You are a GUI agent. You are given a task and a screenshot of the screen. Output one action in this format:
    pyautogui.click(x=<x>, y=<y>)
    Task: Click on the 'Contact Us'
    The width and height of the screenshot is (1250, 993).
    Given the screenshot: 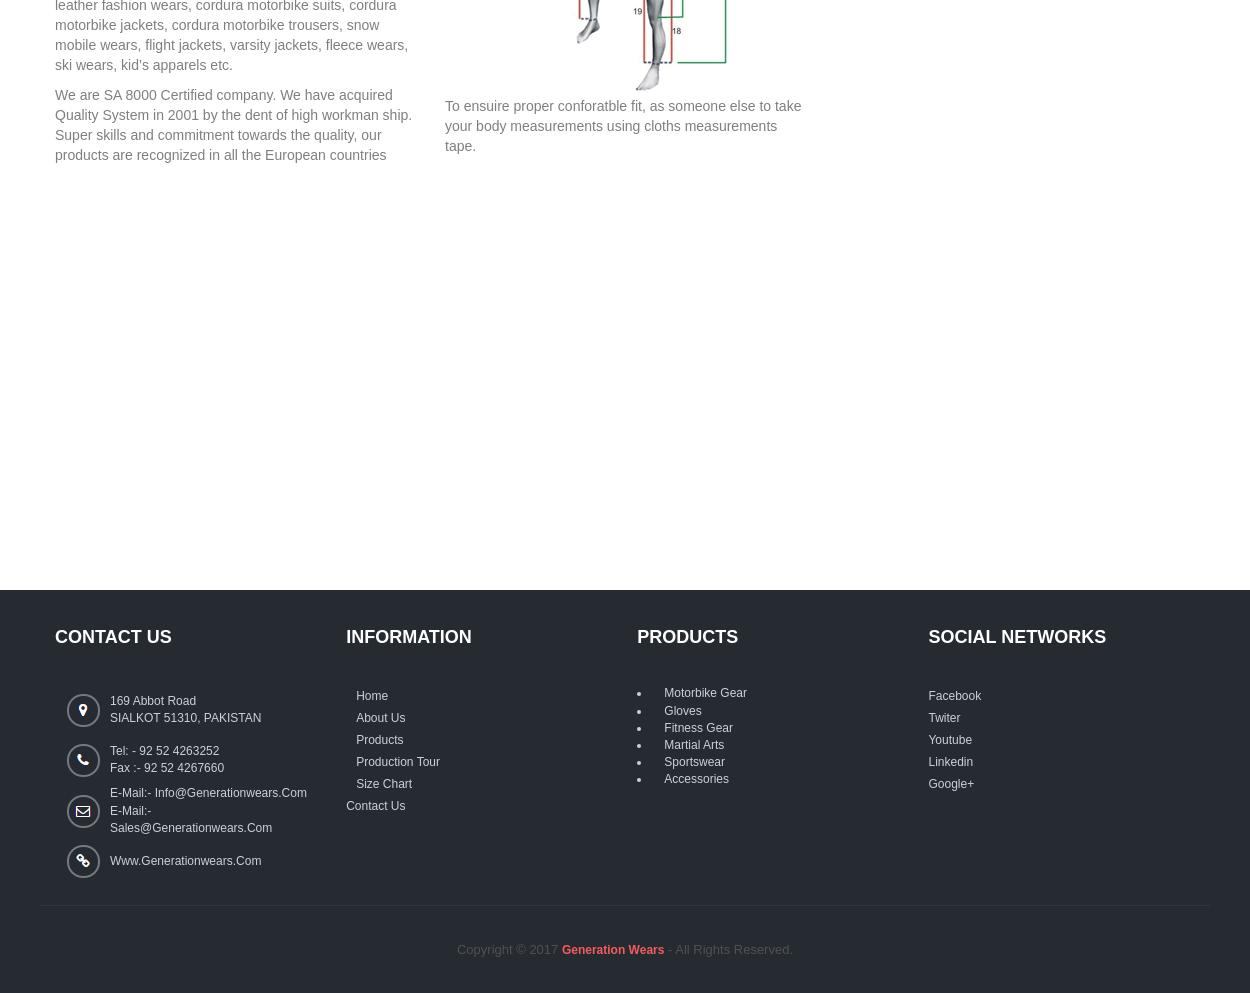 What is the action you would take?
    pyautogui.click(x=375, y=805)
    